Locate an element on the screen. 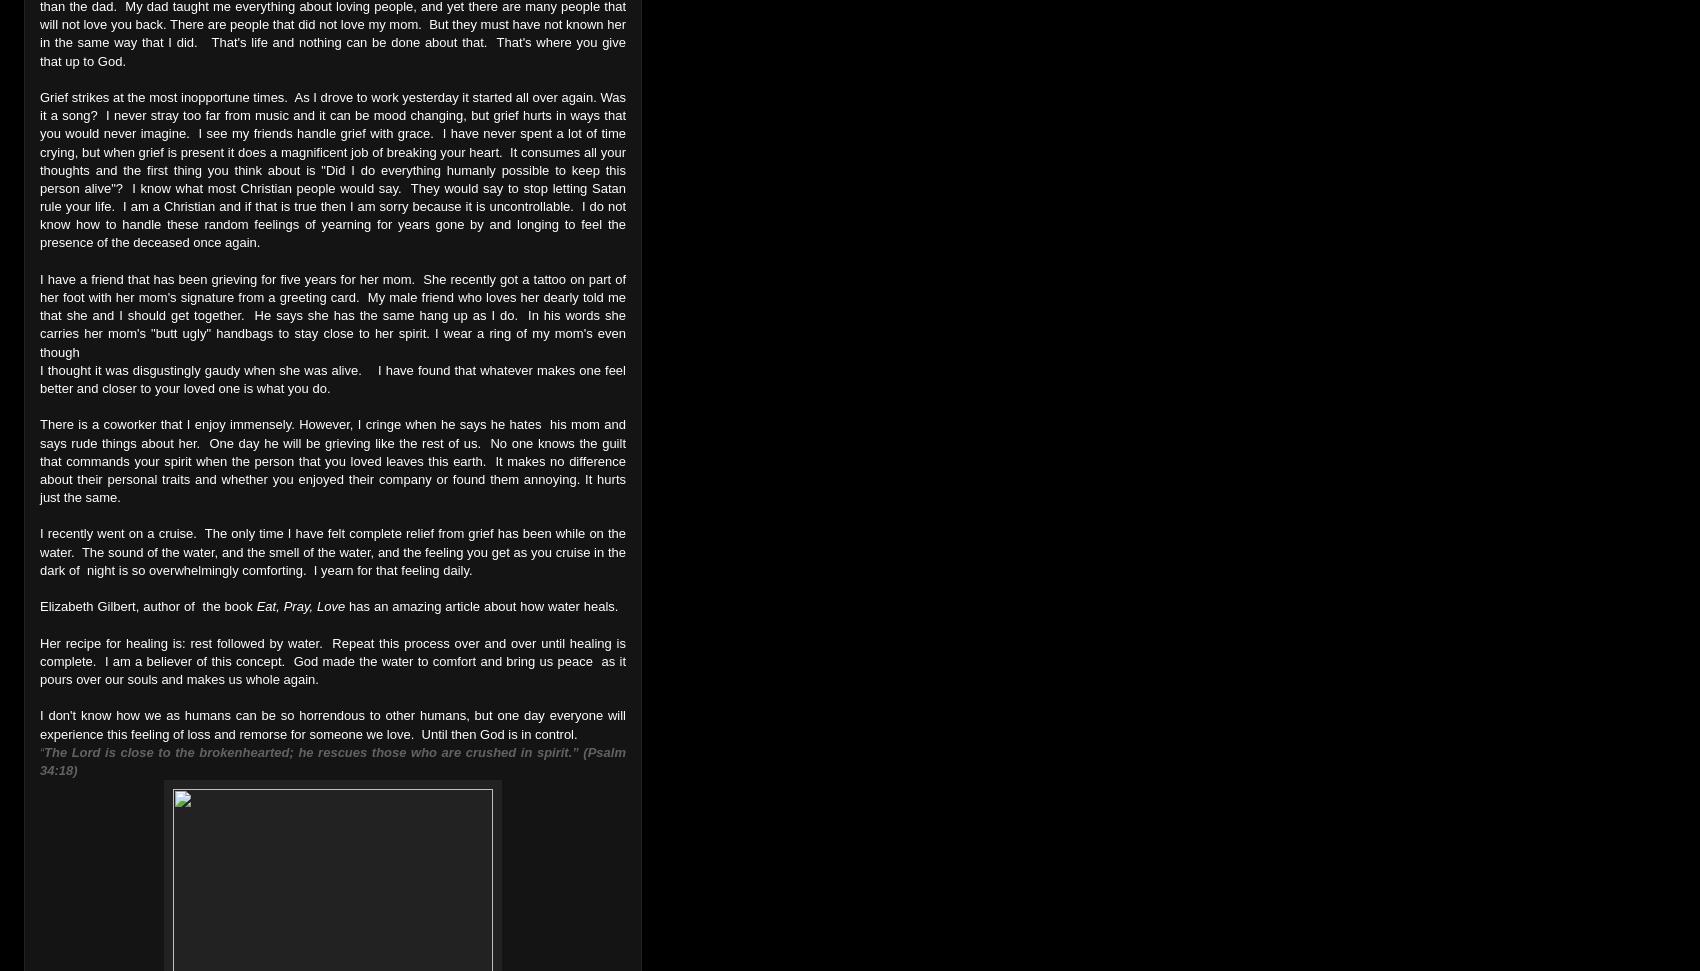  'I have a friend that has been grieving for five years for her mom.  She recently got a tattoo on part of her foot with her mom's signature from a greeting card.  My male friend who loves her dearly told me that she and I should get together.  He says she has the same hang up as I do.  In his words she carries her mom's "butt ugly" handbags to stay close to her spirit. I wear a ring of my mom's even though' is located at coordinates (39, 313).